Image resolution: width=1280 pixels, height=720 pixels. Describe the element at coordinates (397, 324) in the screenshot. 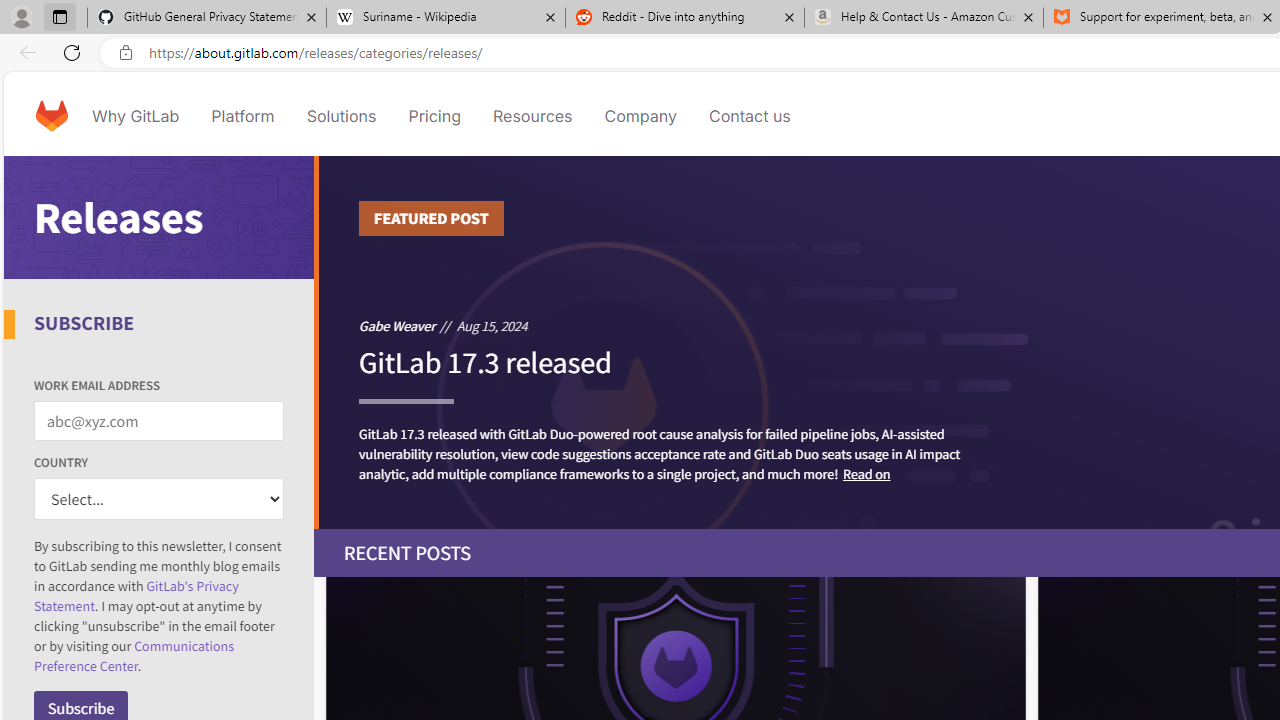

I see `'Gabe Weaver'` at that location.